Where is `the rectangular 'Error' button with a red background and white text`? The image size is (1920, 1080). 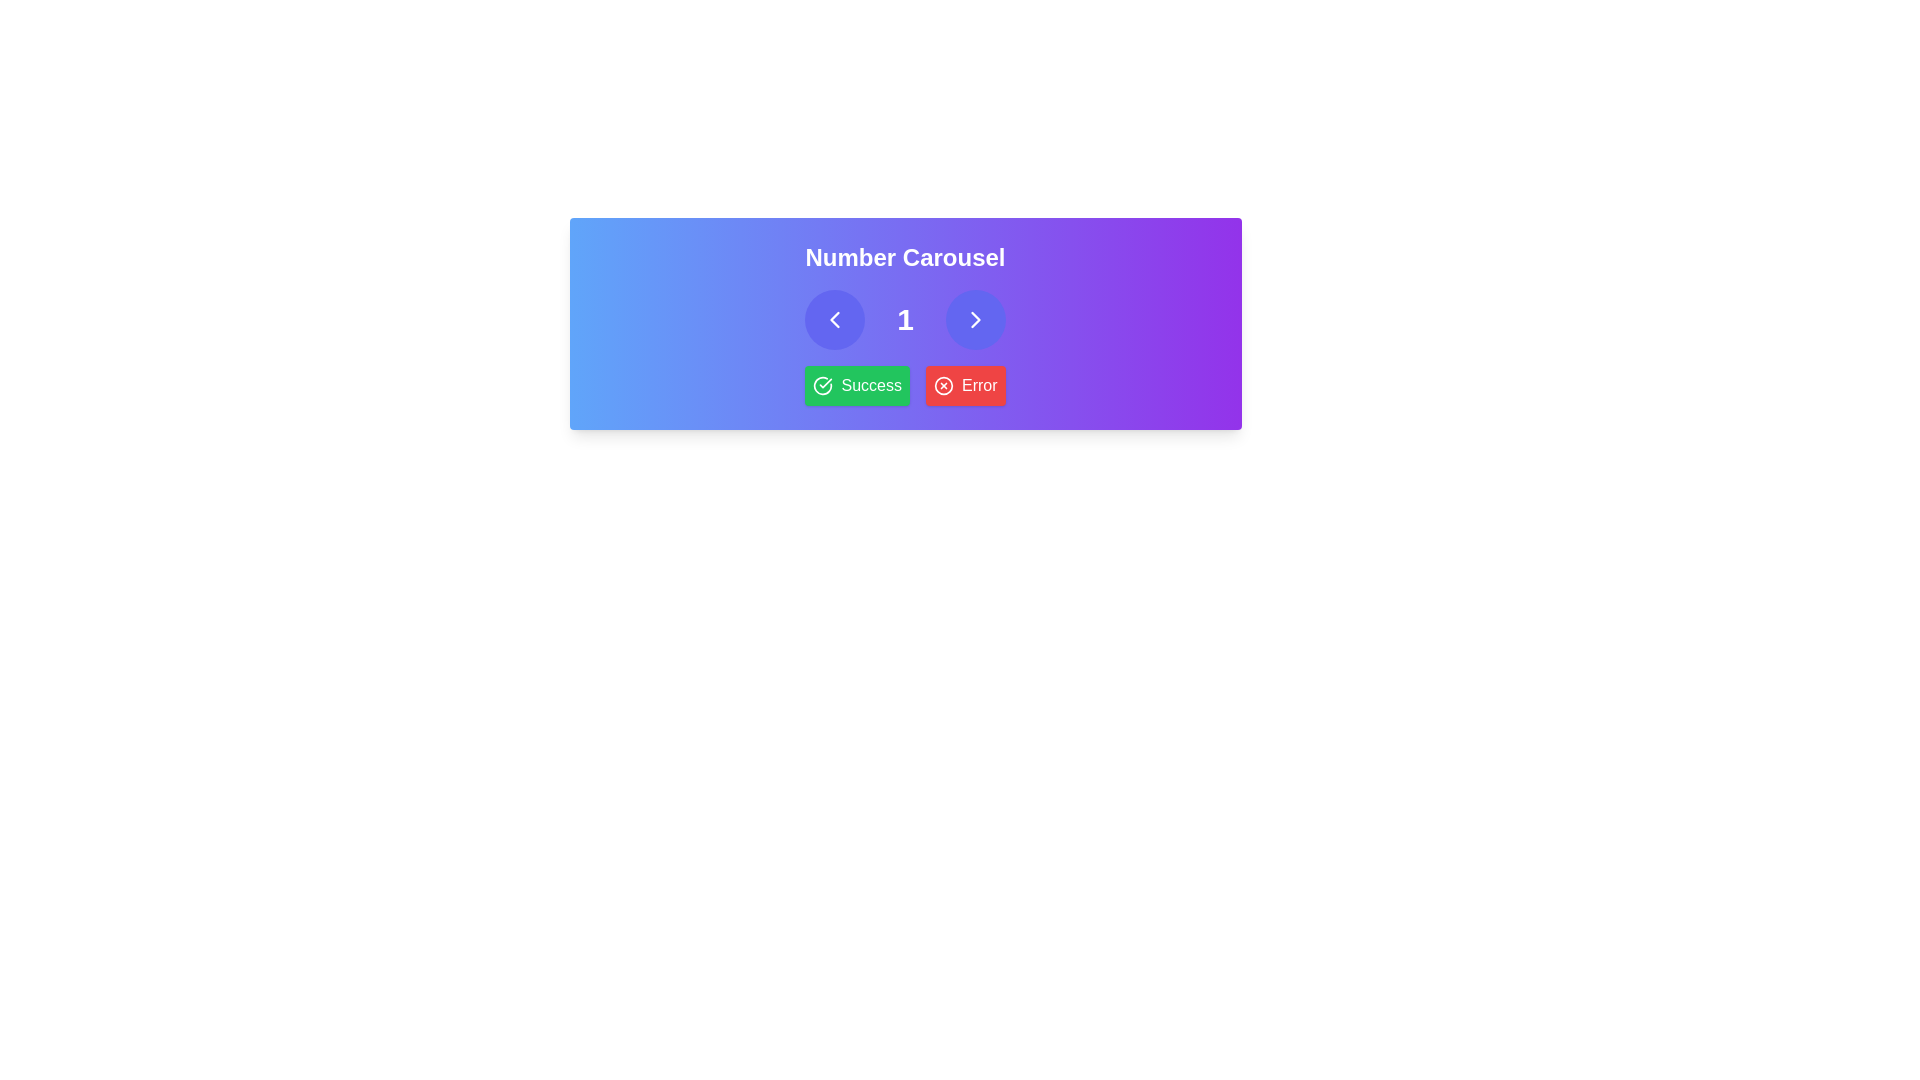 the rectangular 'Error' button with a red background and white text is located at coordinates (965, 385).